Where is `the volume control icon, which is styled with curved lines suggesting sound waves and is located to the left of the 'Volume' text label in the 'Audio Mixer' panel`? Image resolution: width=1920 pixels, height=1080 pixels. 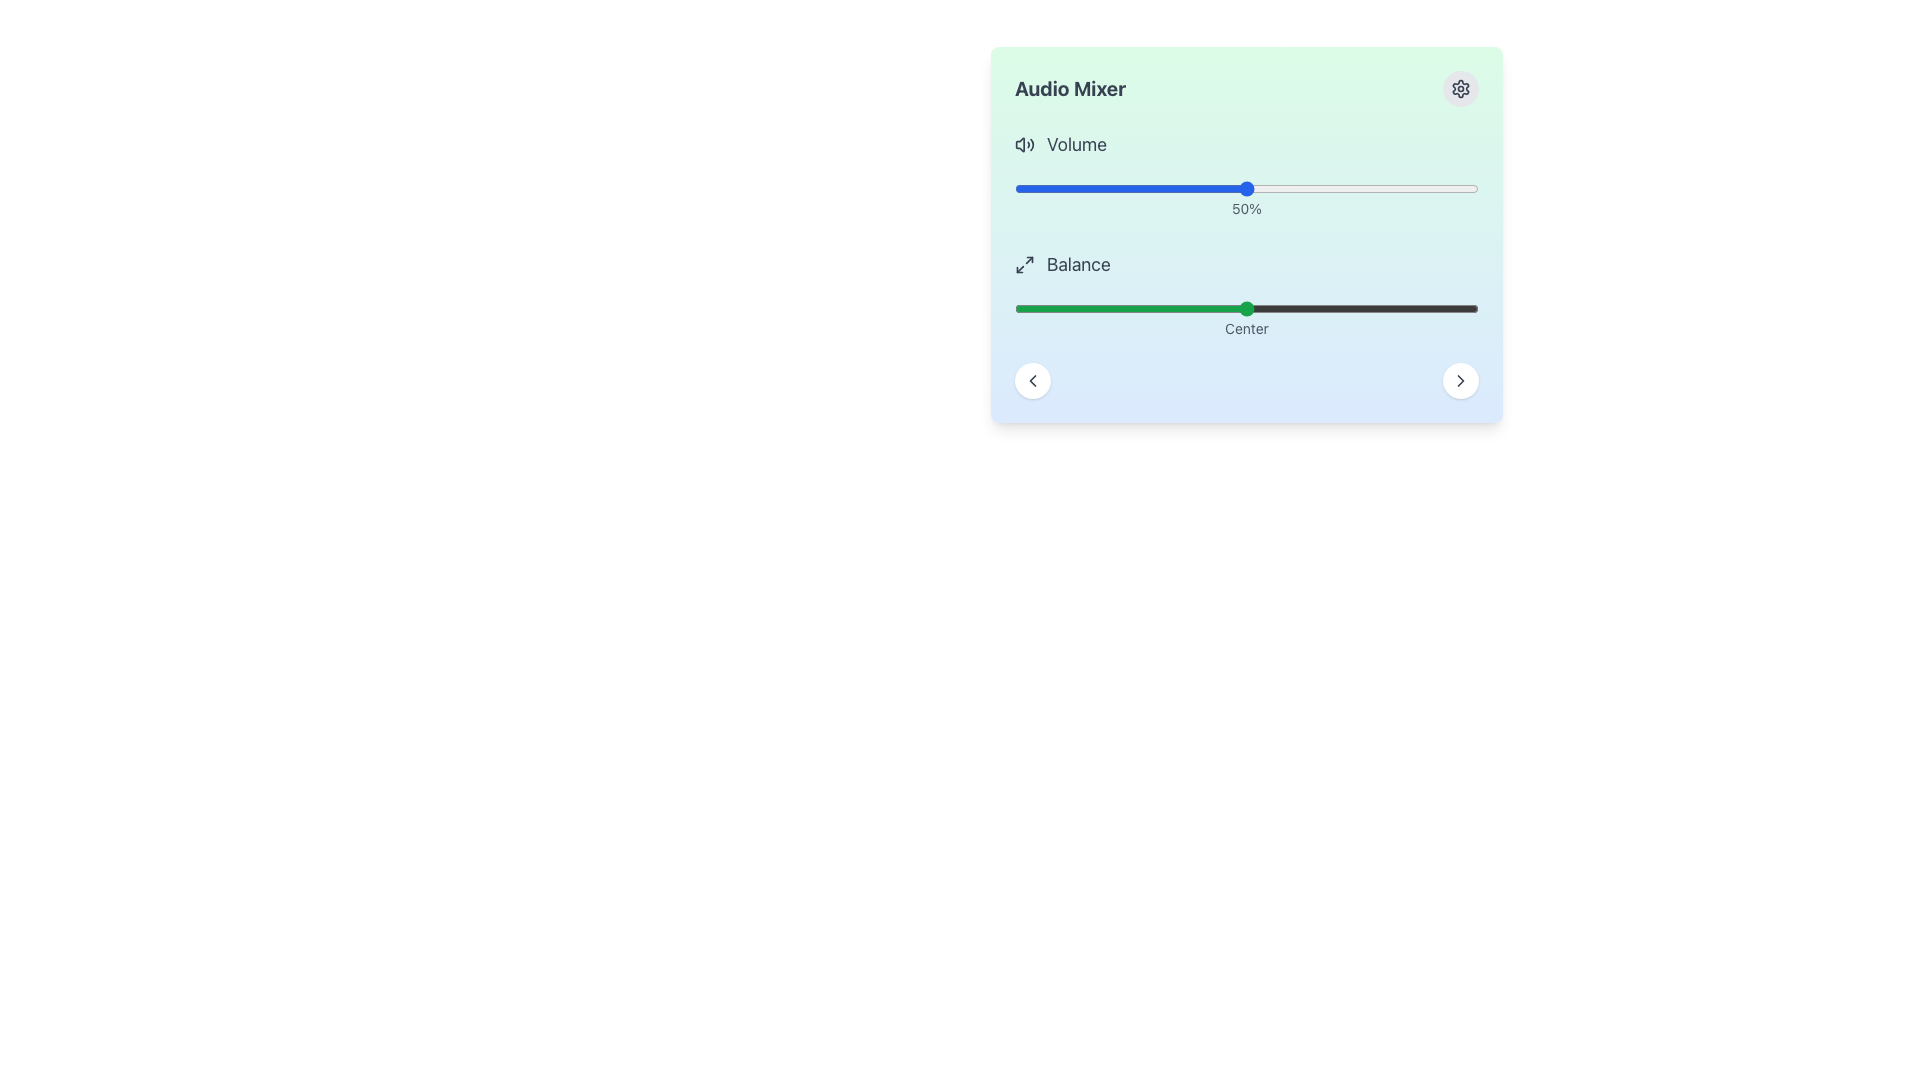 the volume control icon, which is styled with curved lines suggesting sound waves and is located to the left of the 'Volume' text label in the 'Audio Mixer' panel is located at coordinates (1025, 144).